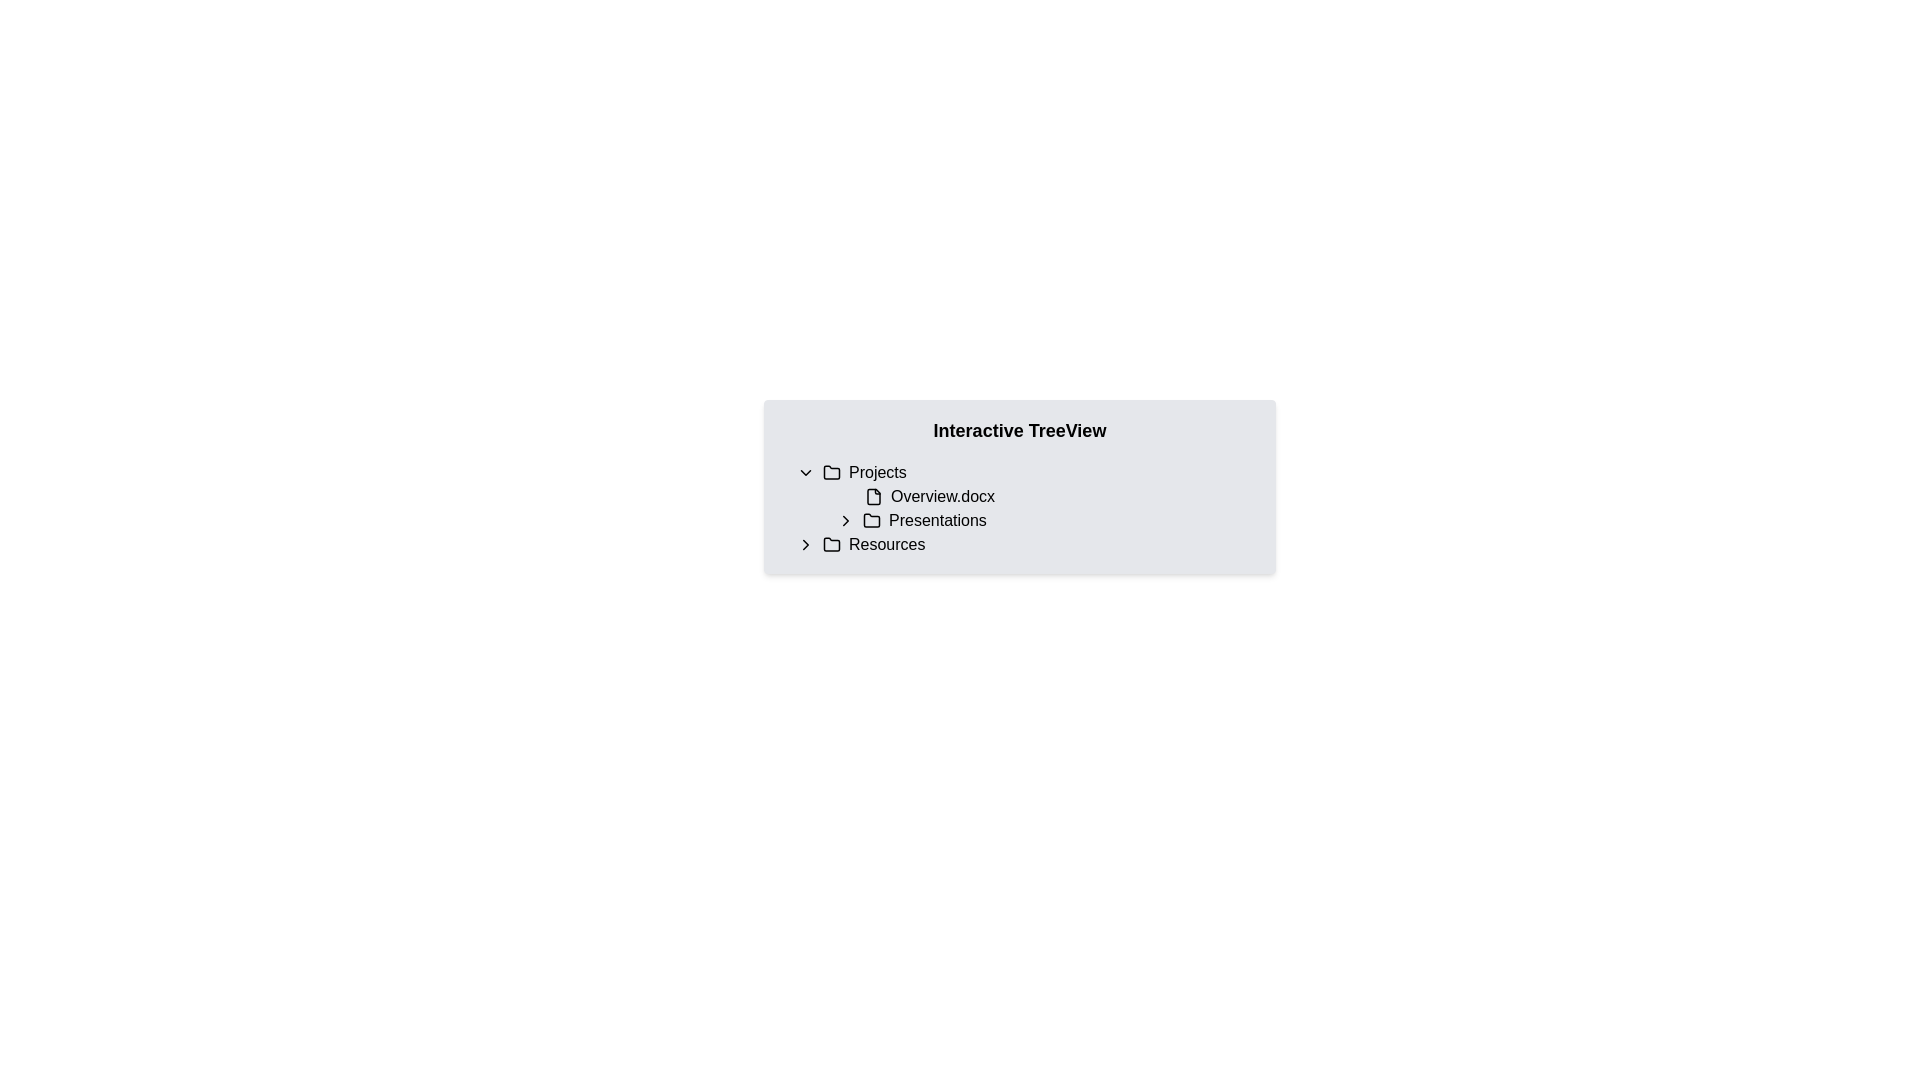 This screenshot has height=1080, width=1920. I want to click on the 'Resources' folder entry in the tree view, so click(1027, 544).